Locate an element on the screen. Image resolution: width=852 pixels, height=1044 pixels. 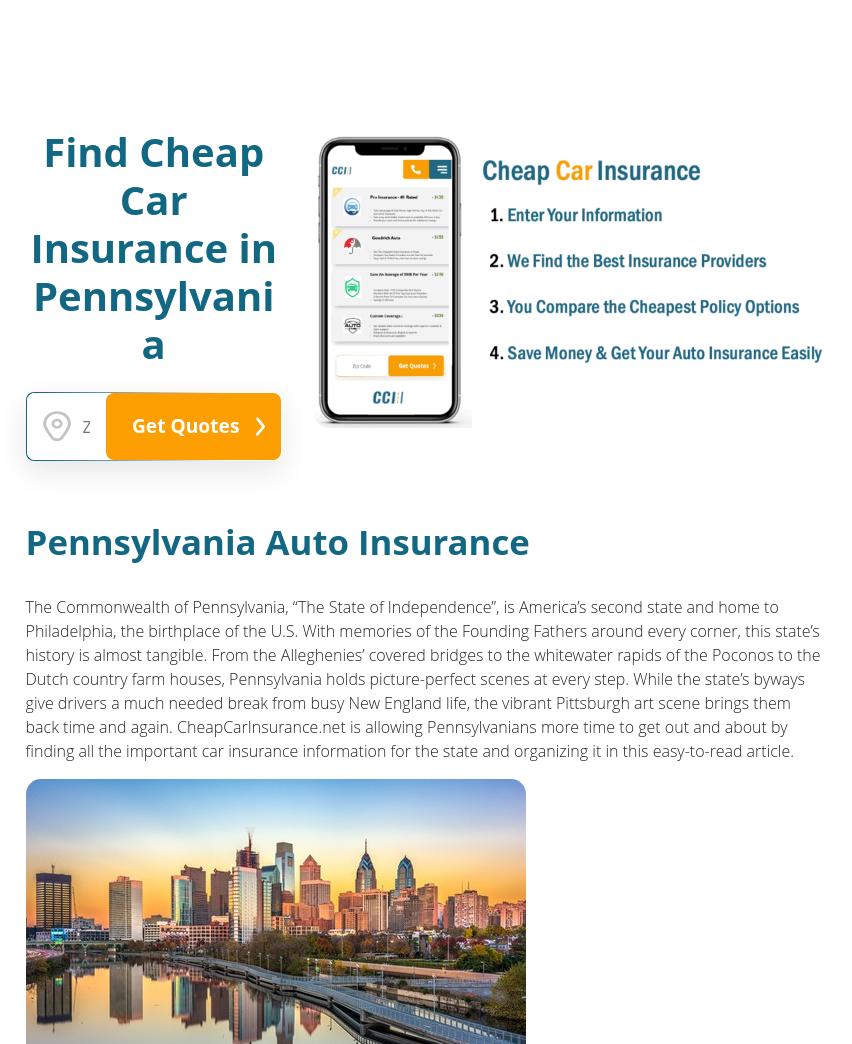
'Pennsylvania DUI Association' is located at coordinates (56, 135).